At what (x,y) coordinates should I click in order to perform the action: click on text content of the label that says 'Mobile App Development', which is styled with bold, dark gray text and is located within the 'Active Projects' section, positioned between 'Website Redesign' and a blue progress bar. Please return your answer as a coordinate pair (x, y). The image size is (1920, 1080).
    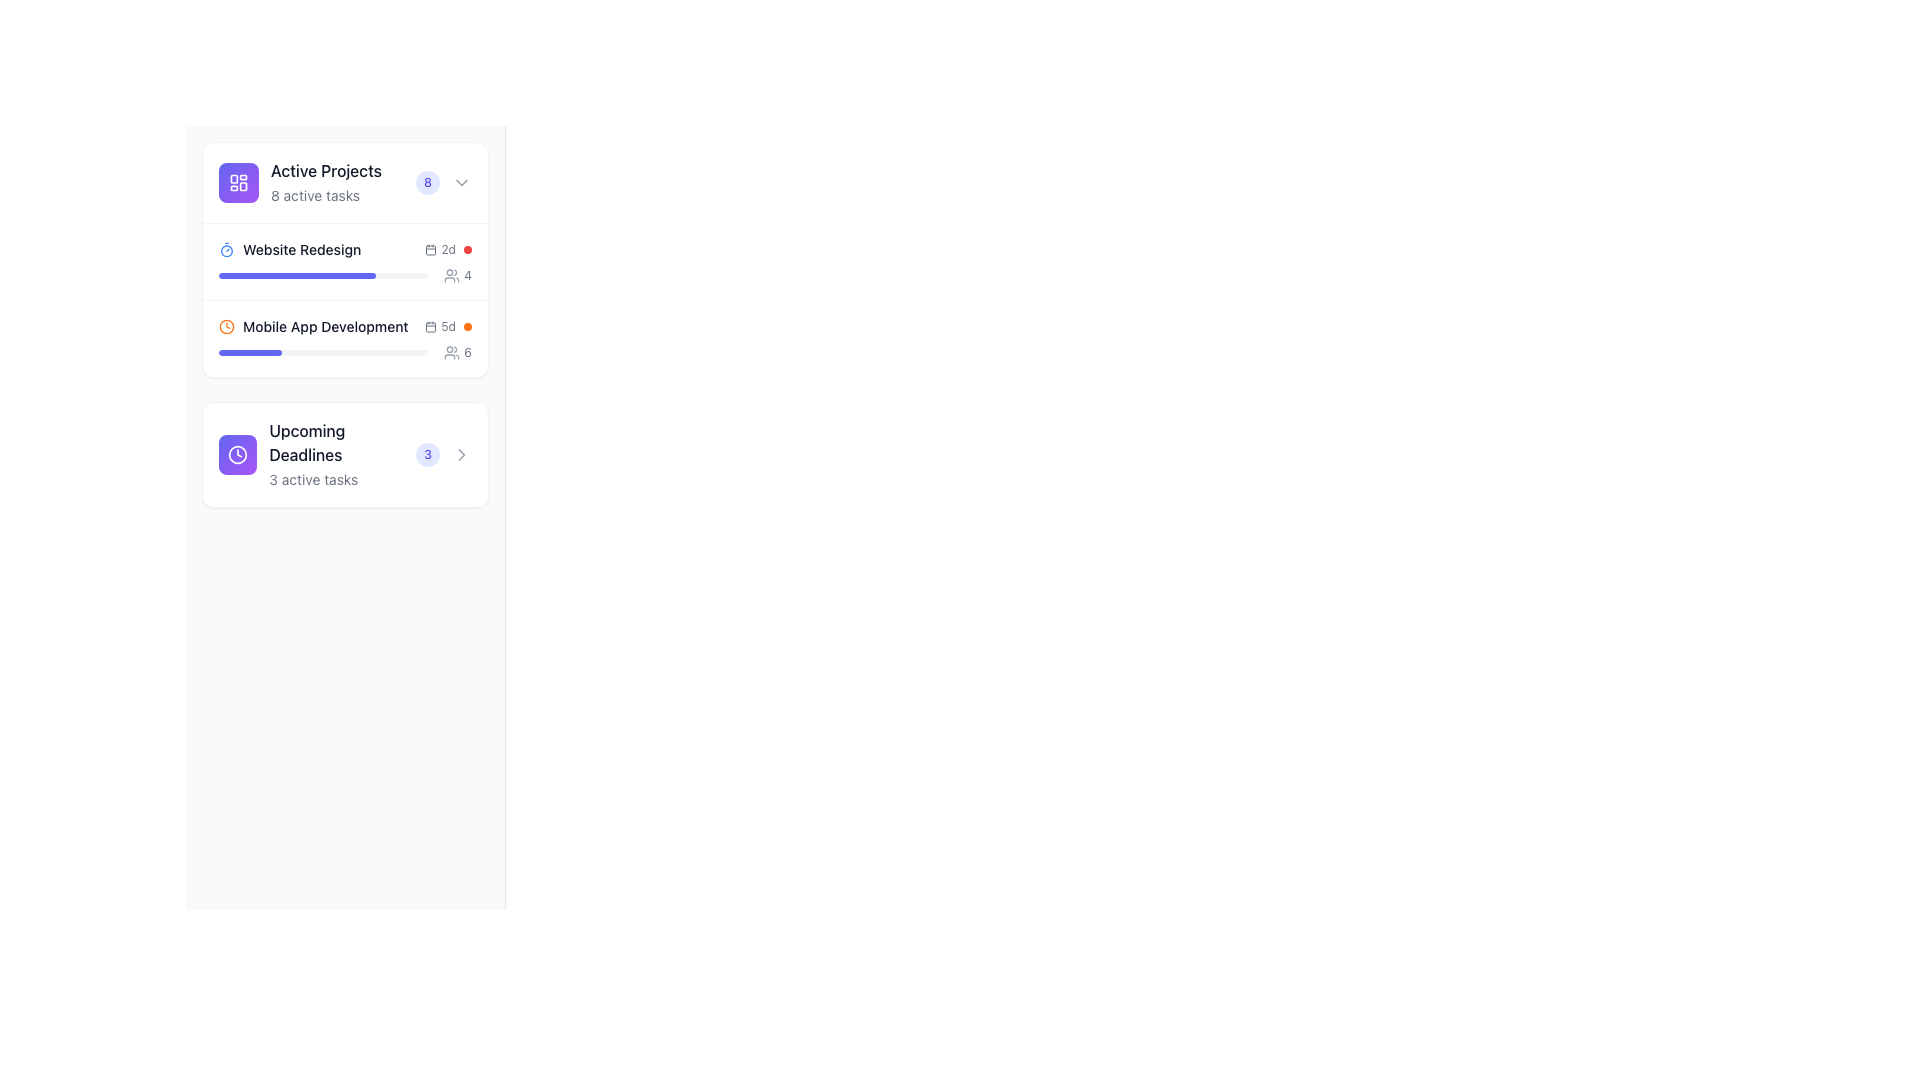
    Looking at the image, I should click on (325, 326).